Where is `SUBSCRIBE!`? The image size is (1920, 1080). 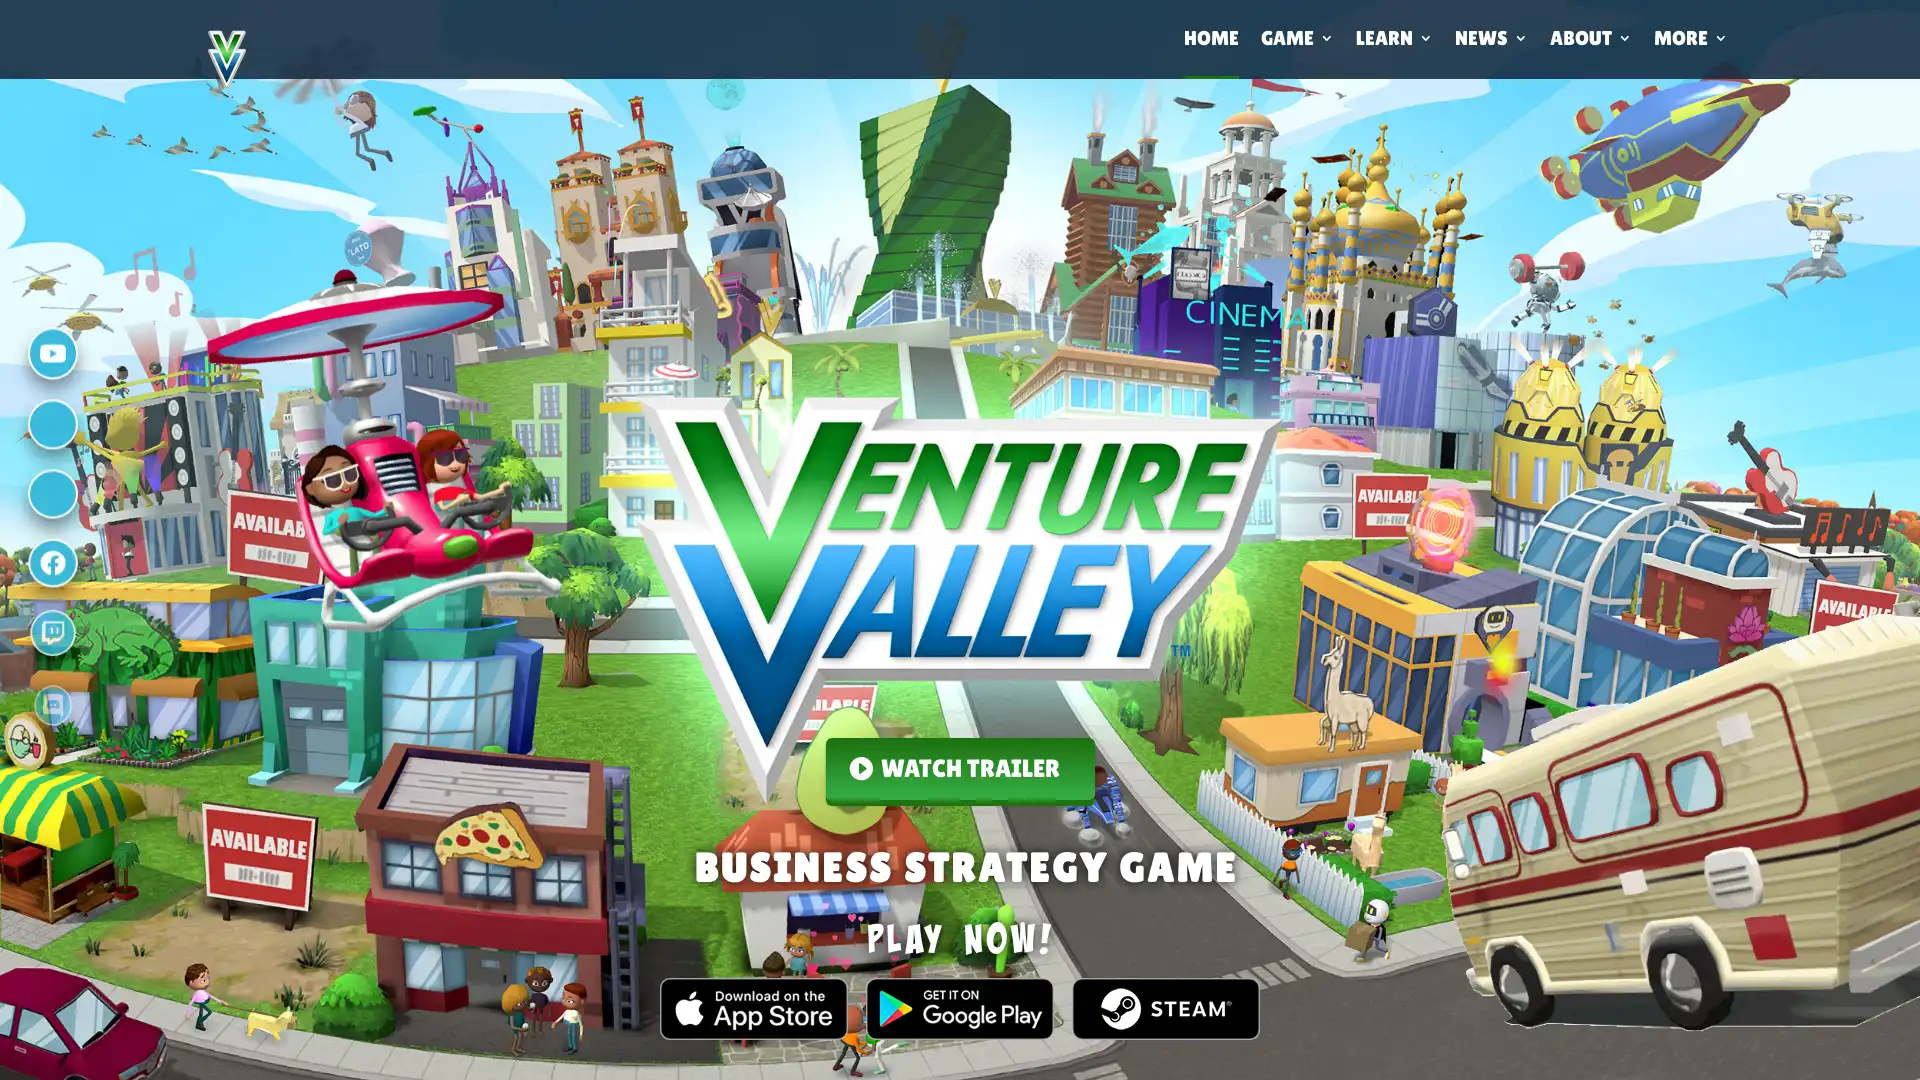 SUBSCRIBE! is located at coordinates (1156, 778).